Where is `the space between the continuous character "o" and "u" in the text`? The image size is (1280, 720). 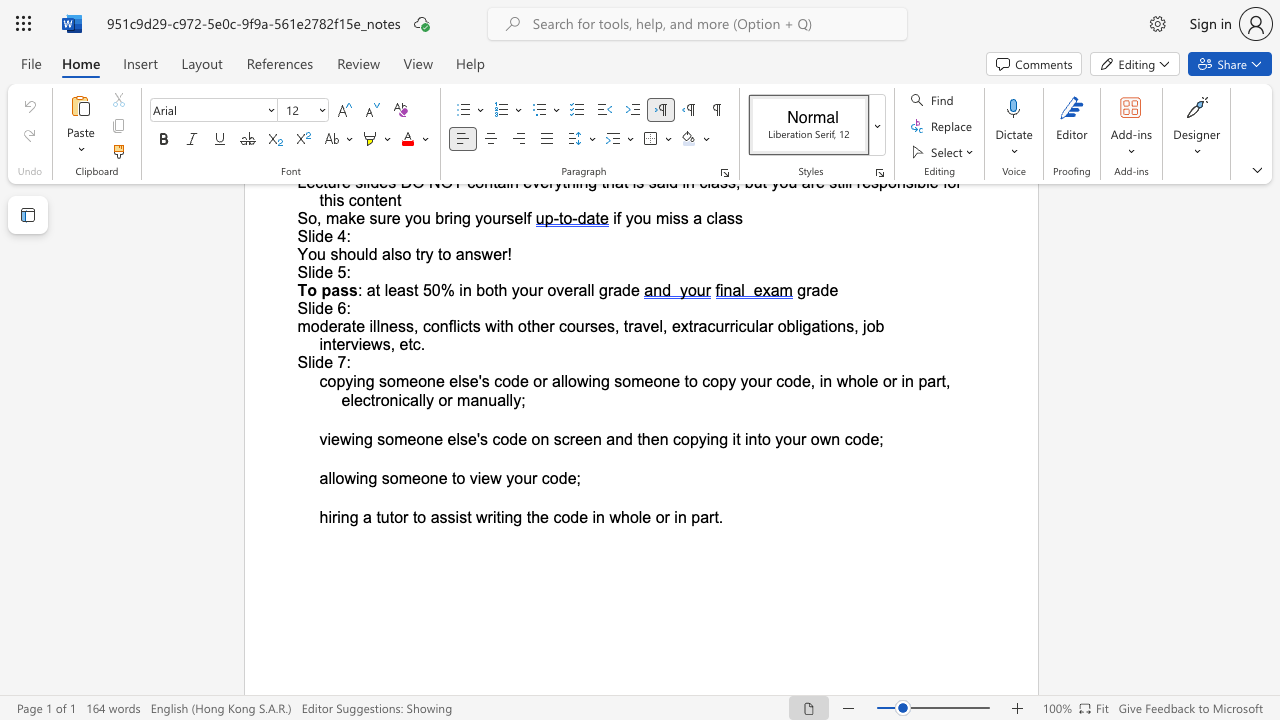 the space between the continuous character "o" and "u" in the text is located at coordinates (791, 438).